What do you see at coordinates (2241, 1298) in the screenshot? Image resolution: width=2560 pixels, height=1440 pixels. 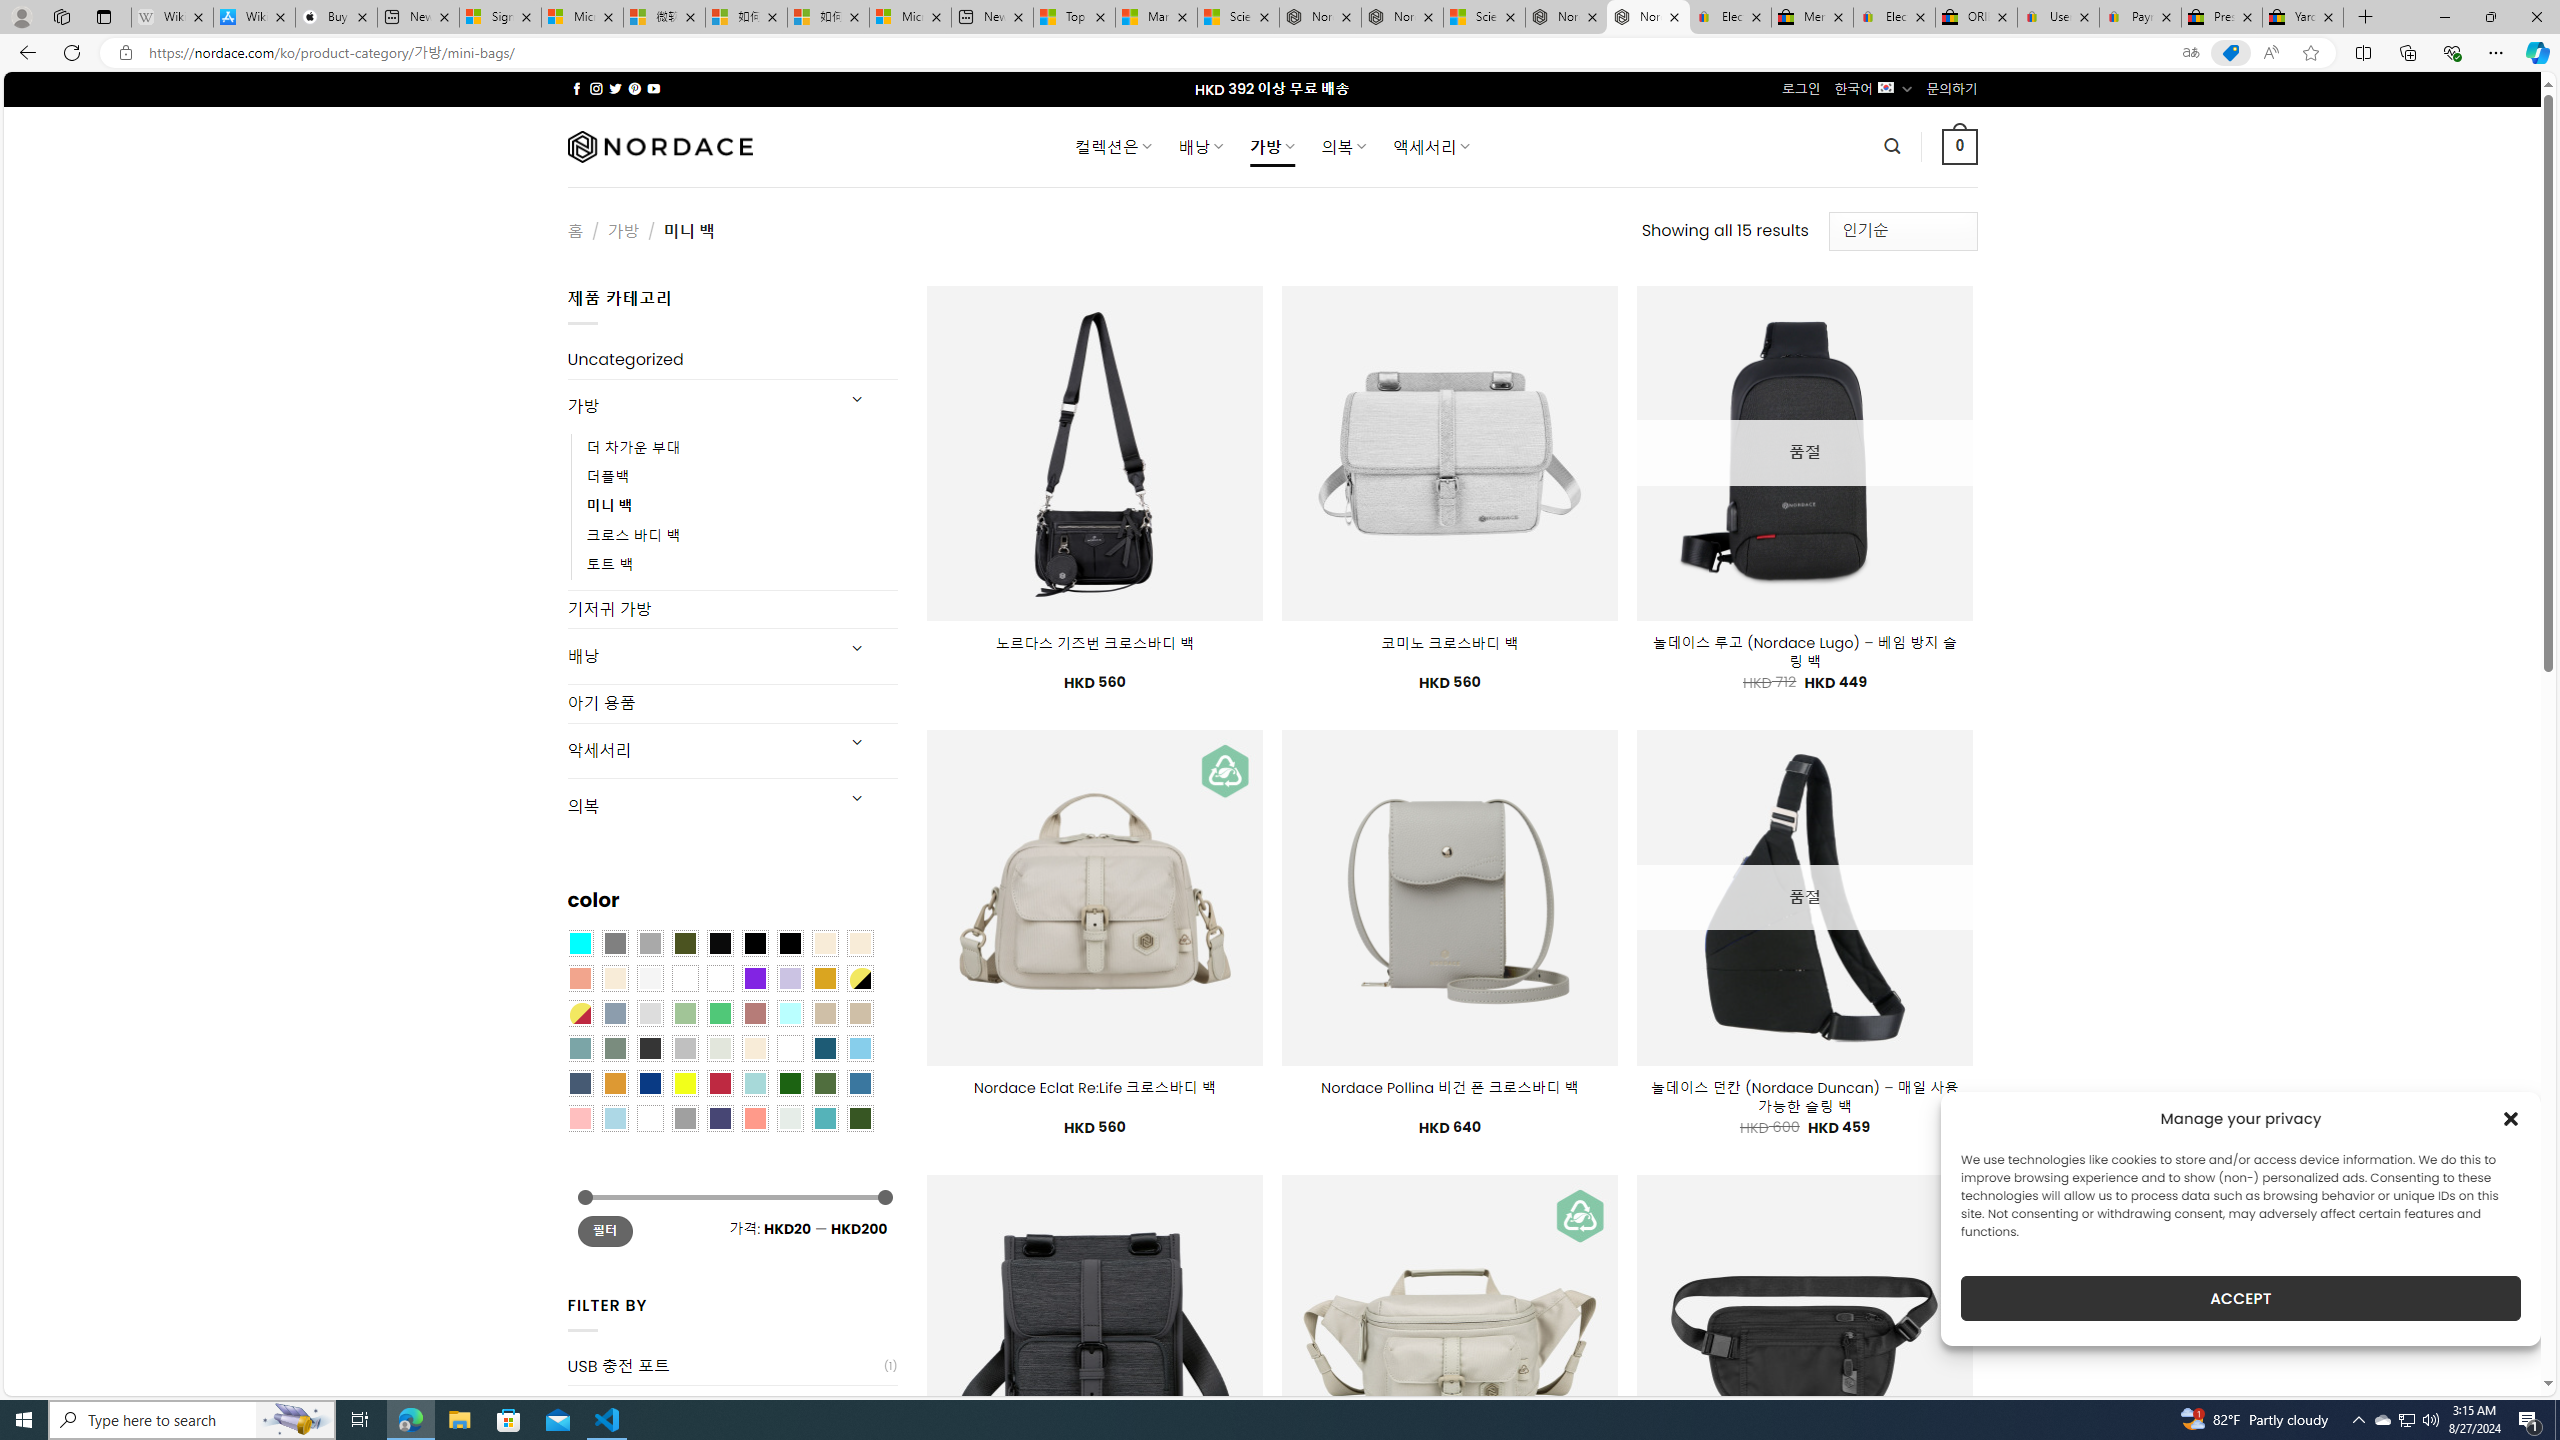 I see `'ACCEPT'` at bounding box center [2241, 1298].